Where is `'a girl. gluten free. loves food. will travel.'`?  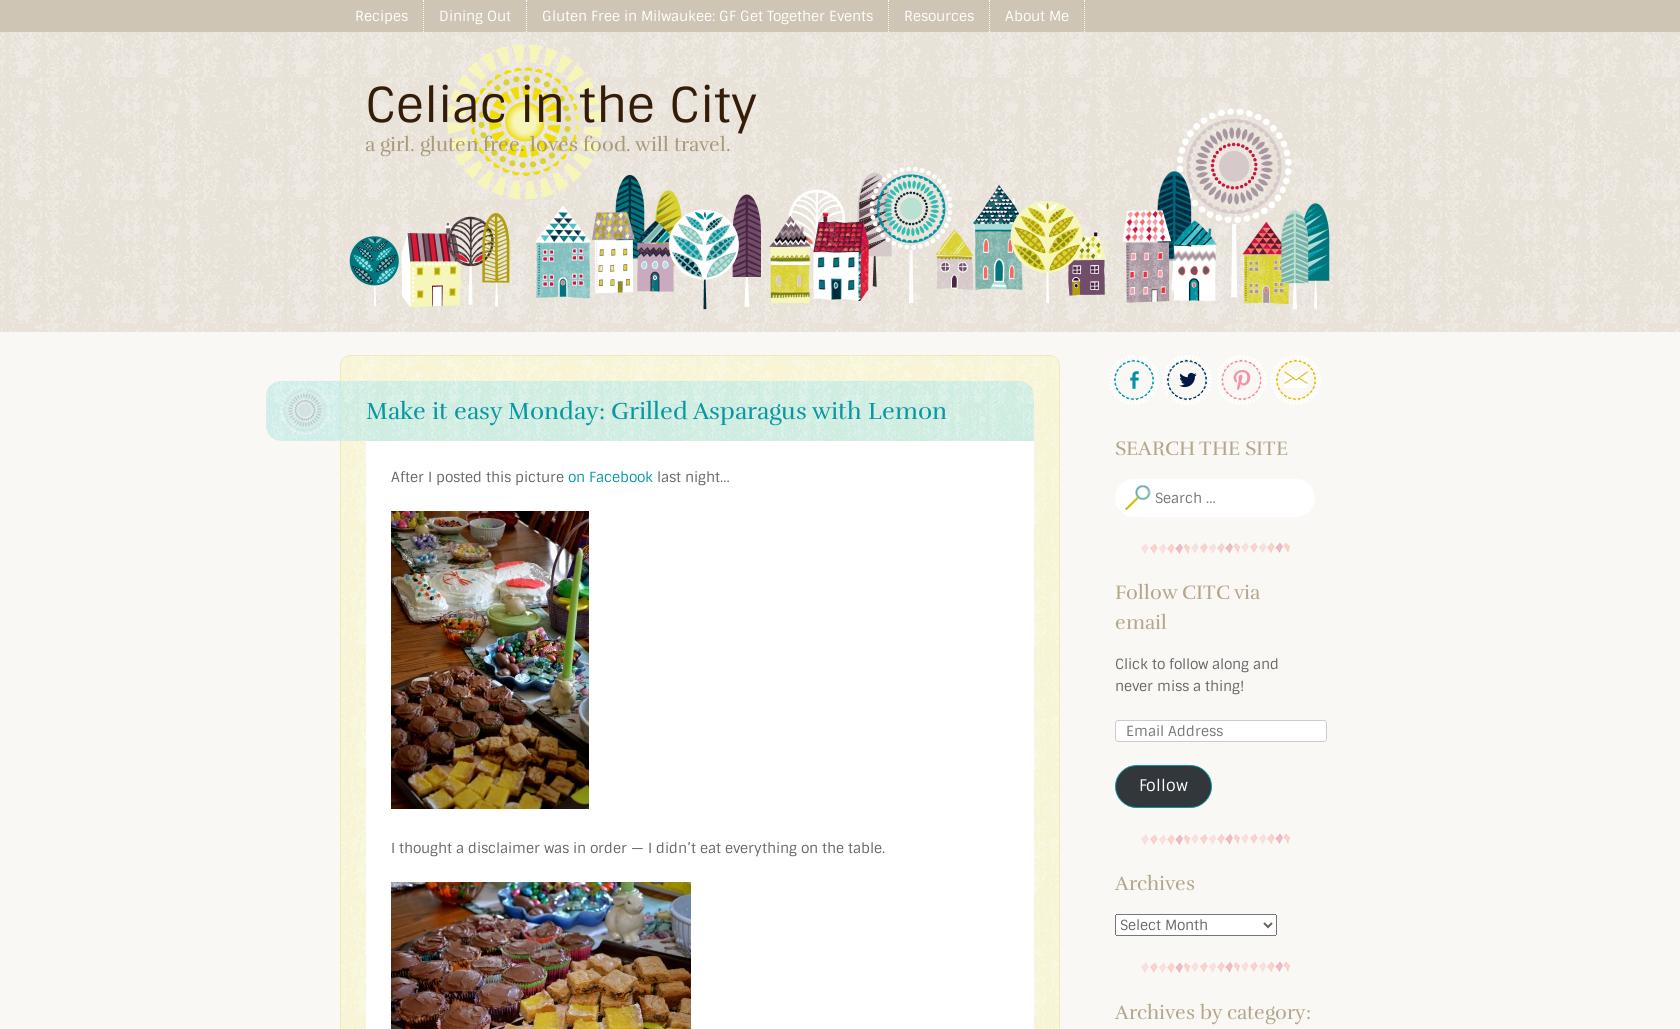
'a girl. gluten free. loves food. will travel.' is located at coordinates (548, 143).